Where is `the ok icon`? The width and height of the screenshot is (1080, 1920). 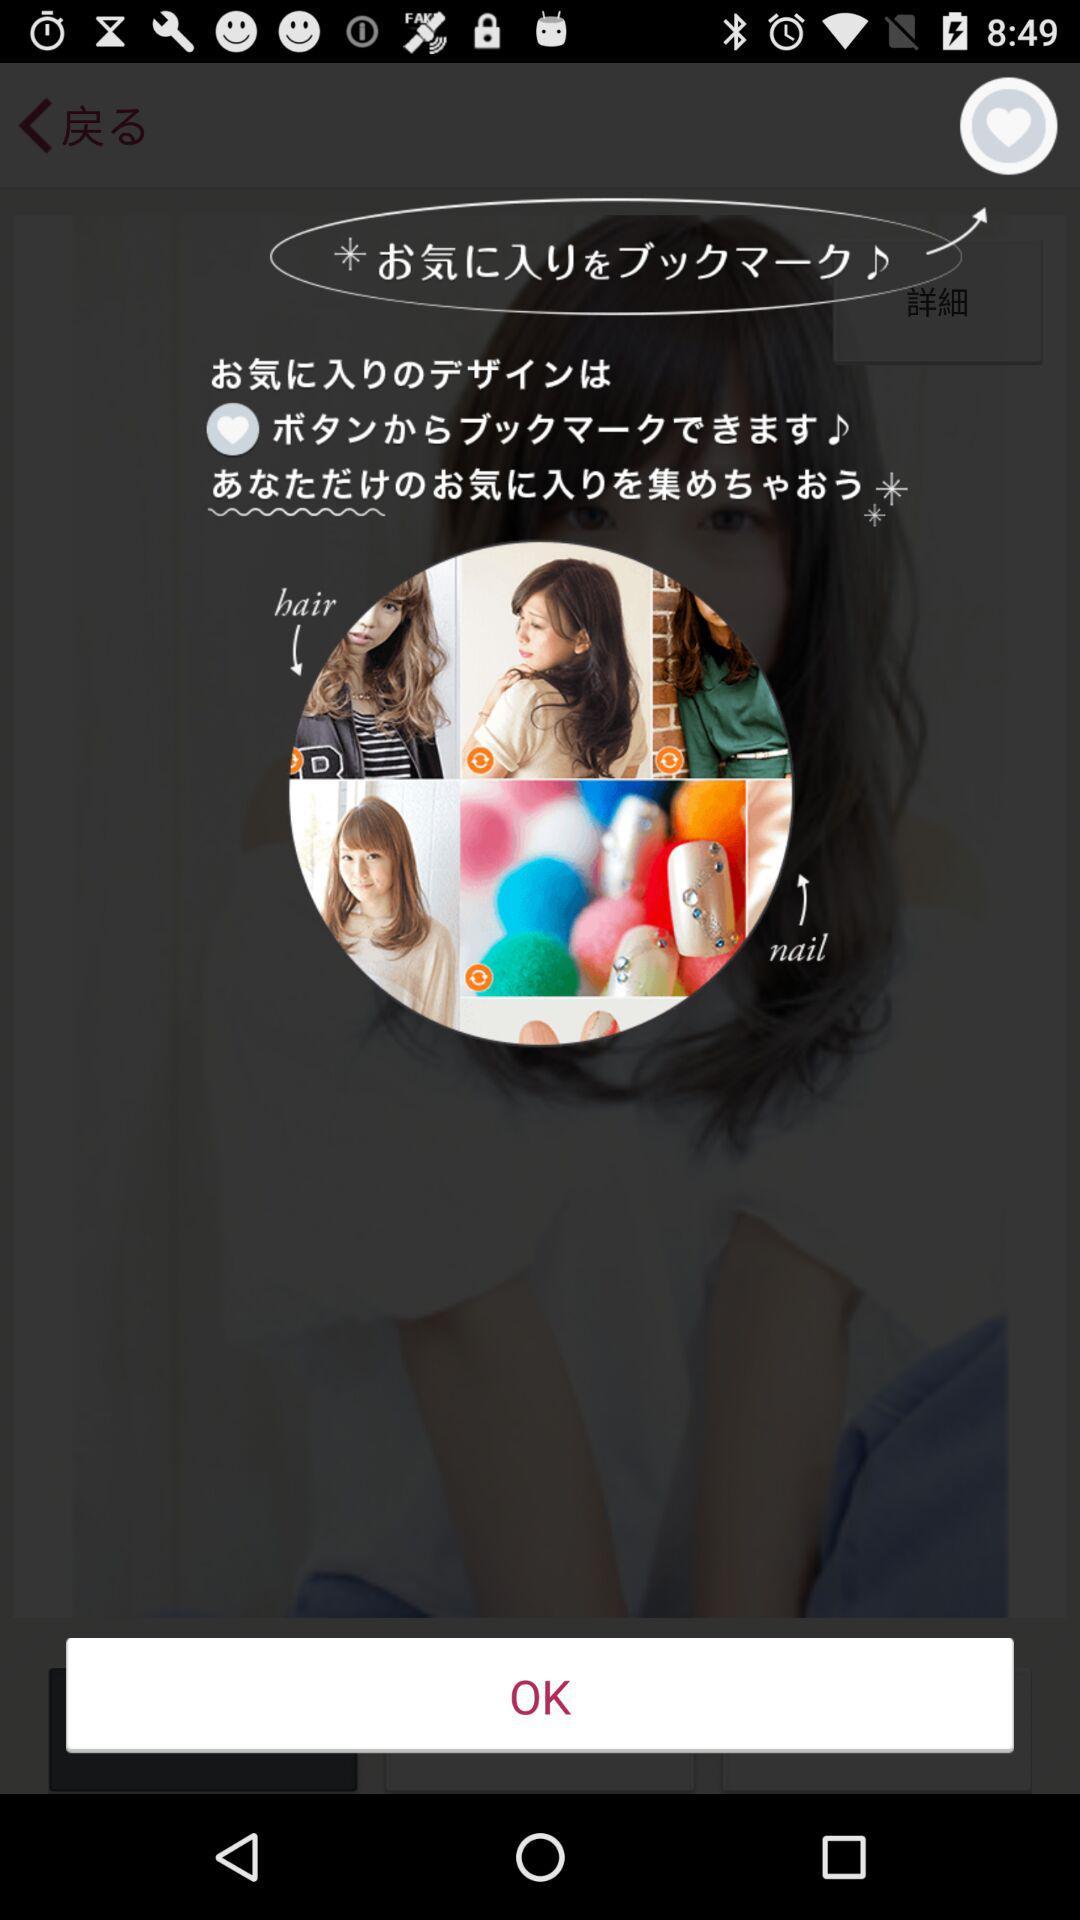 the ok icon is located at coordinates (540, 1695).